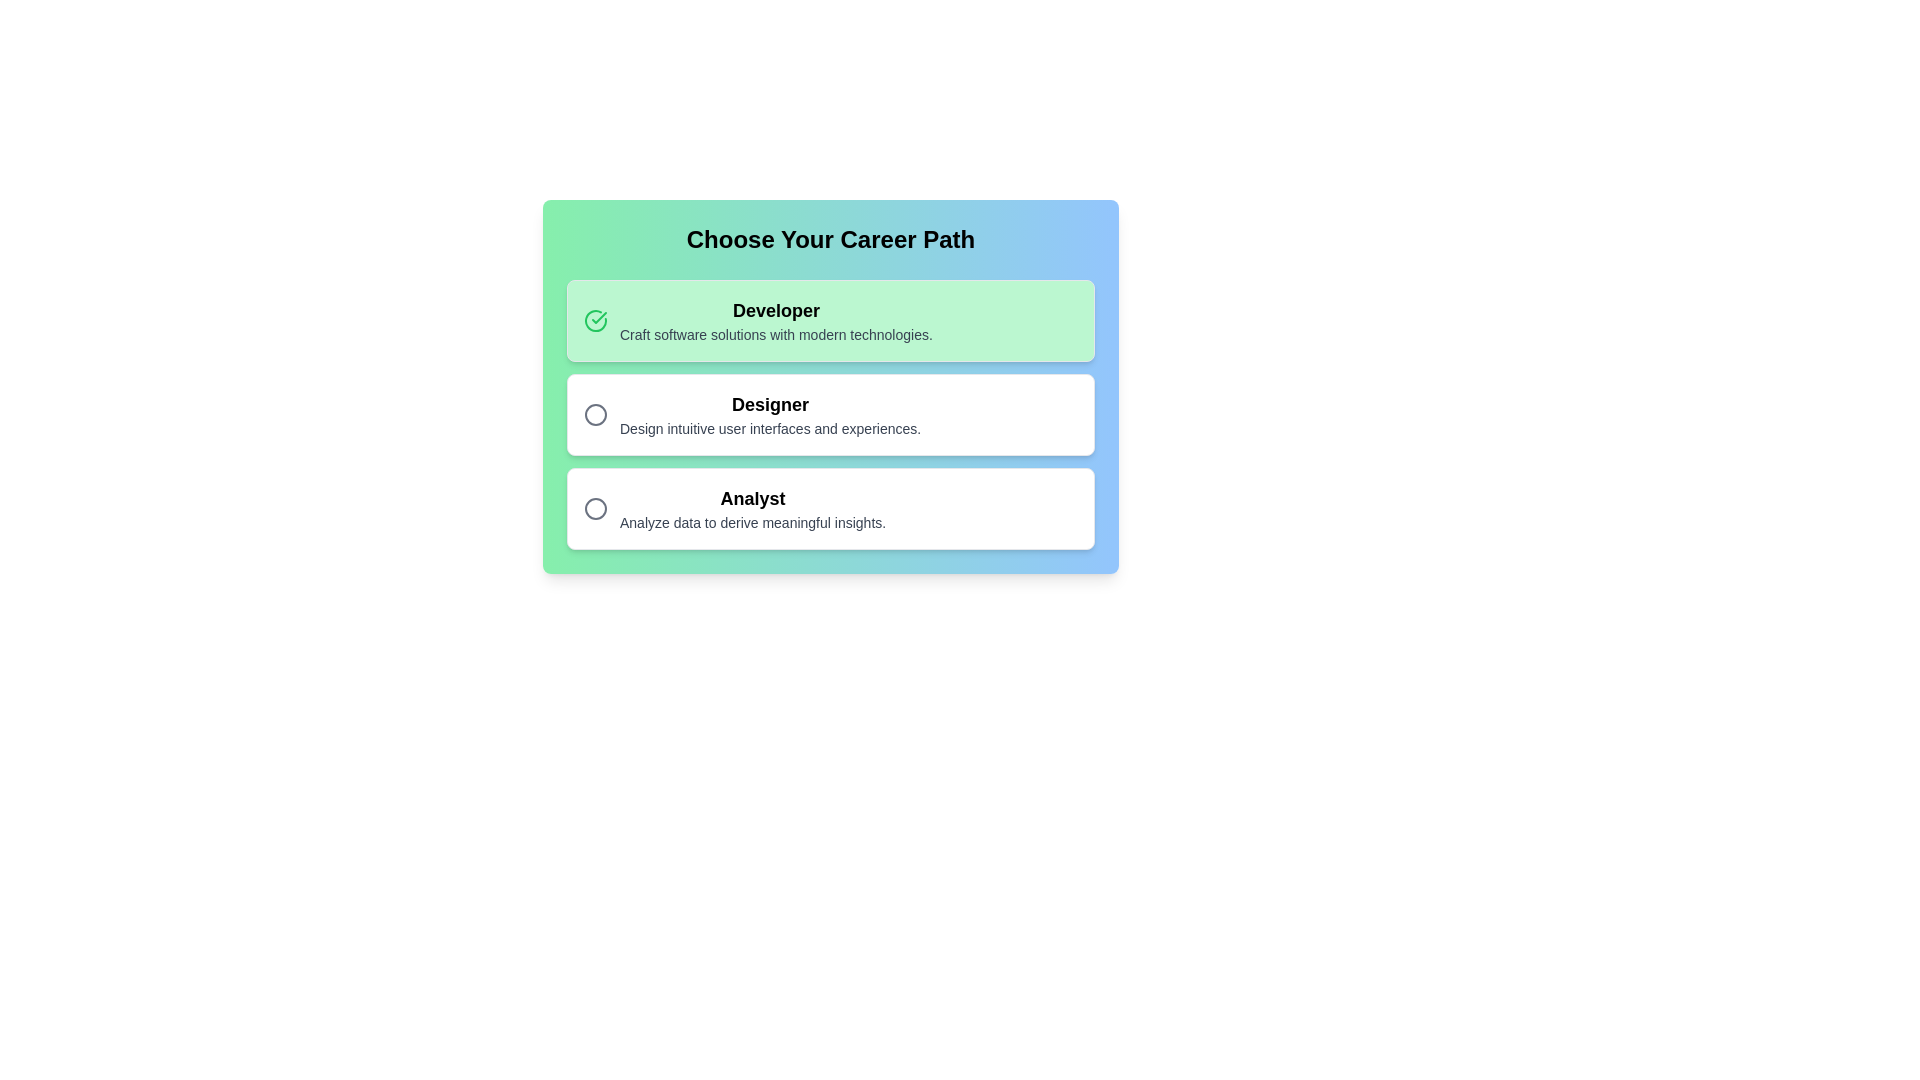 The image size is (1920, 1080). I want to click on the small green check mark icon within the 'Developer' option of the vertically arranged selection menu, located near the left edge before the text label, so click(598, 316).